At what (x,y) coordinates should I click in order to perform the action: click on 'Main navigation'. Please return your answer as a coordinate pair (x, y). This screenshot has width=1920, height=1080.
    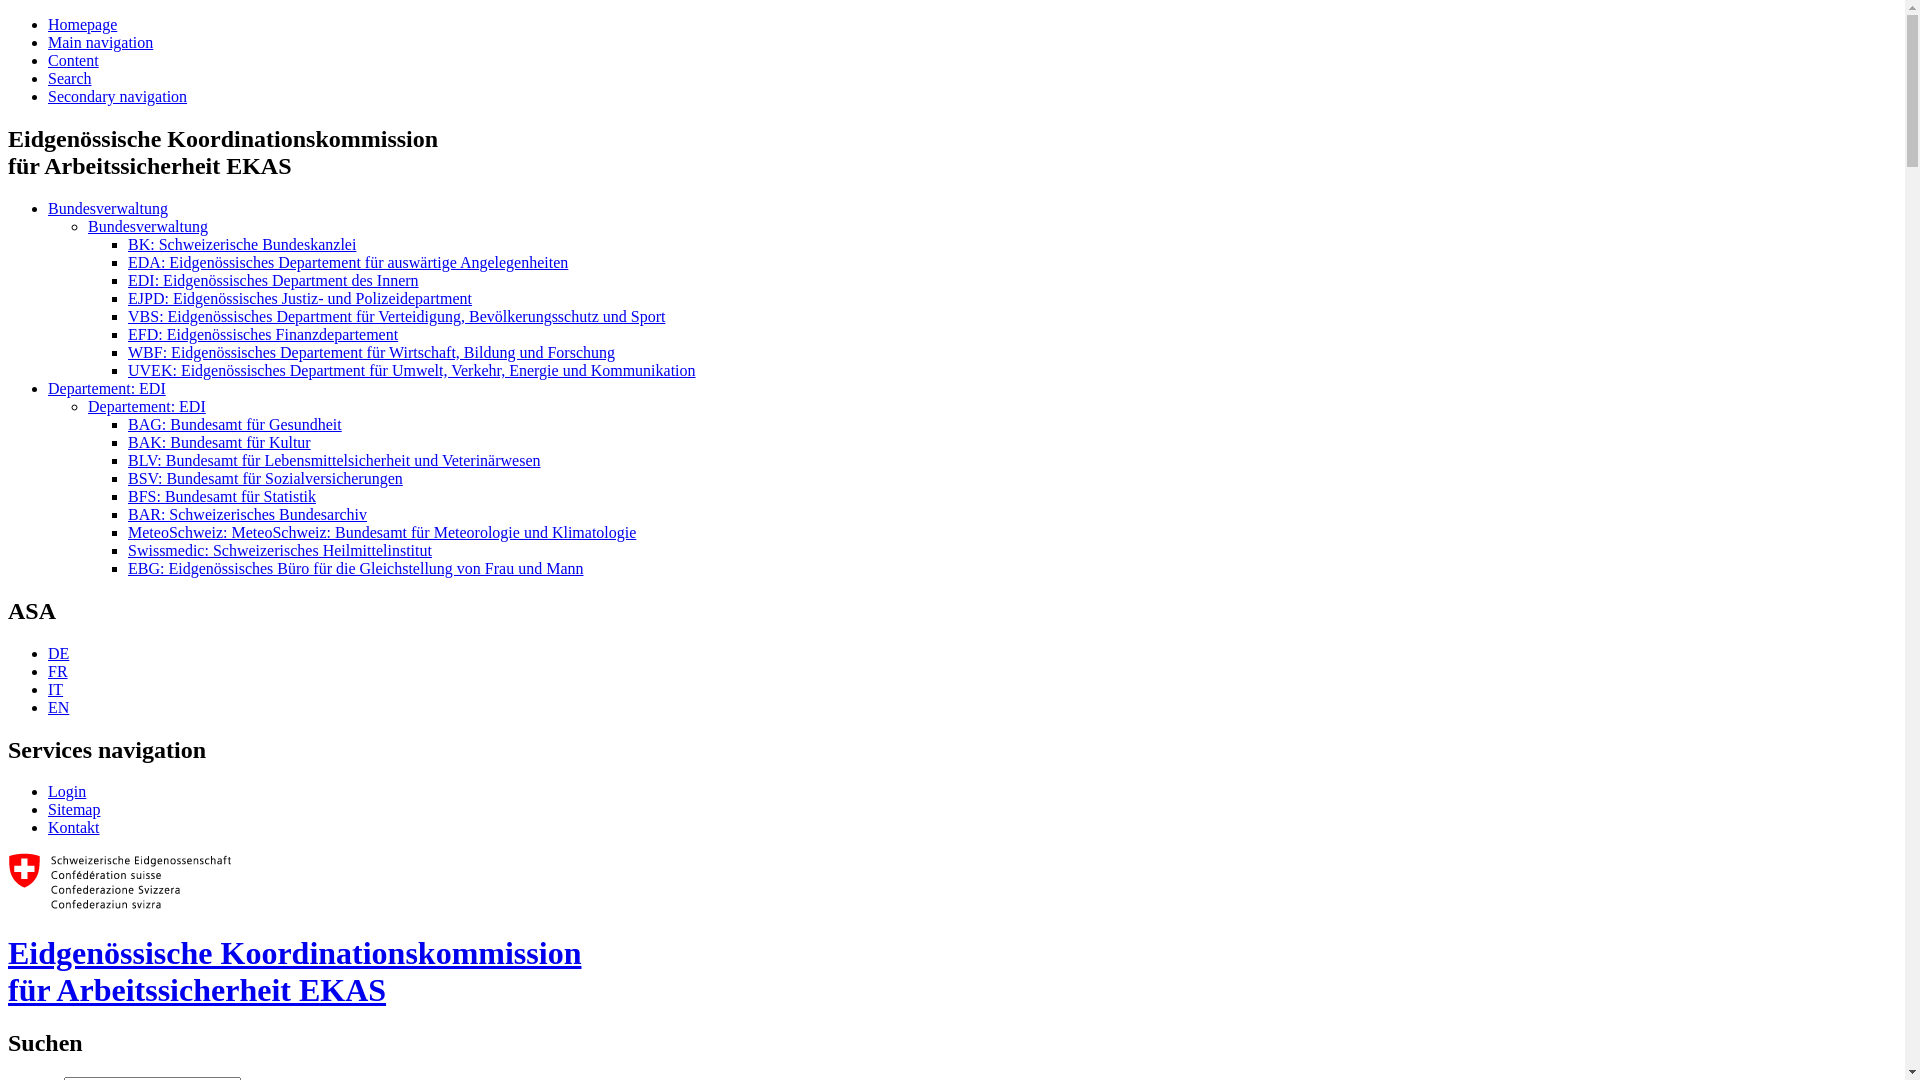
    Looking at the image, I should click on (99, 42).